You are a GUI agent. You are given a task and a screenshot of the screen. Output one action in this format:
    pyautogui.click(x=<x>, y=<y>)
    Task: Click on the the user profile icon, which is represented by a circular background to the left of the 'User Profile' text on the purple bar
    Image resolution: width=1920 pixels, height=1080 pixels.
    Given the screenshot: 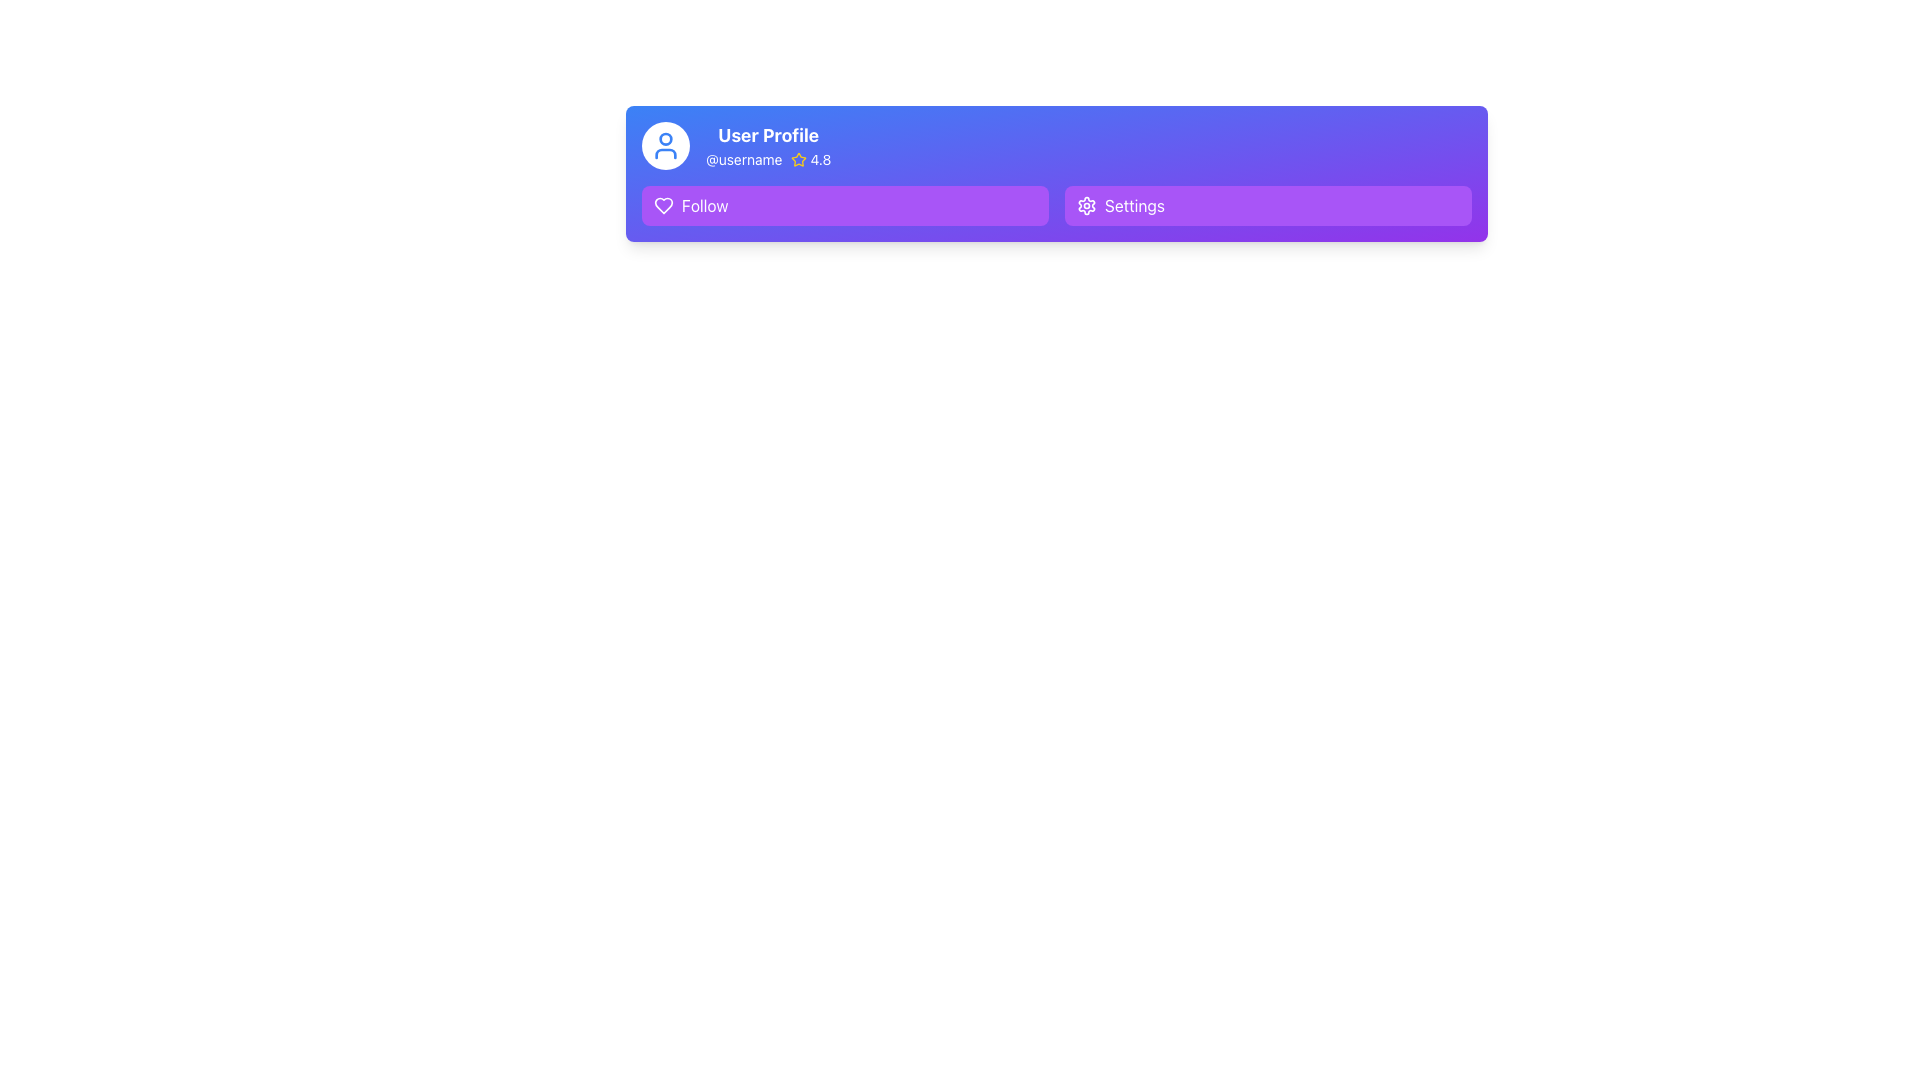 What is the action you would take?
    pyautogui.click(x=666, y=145)
    